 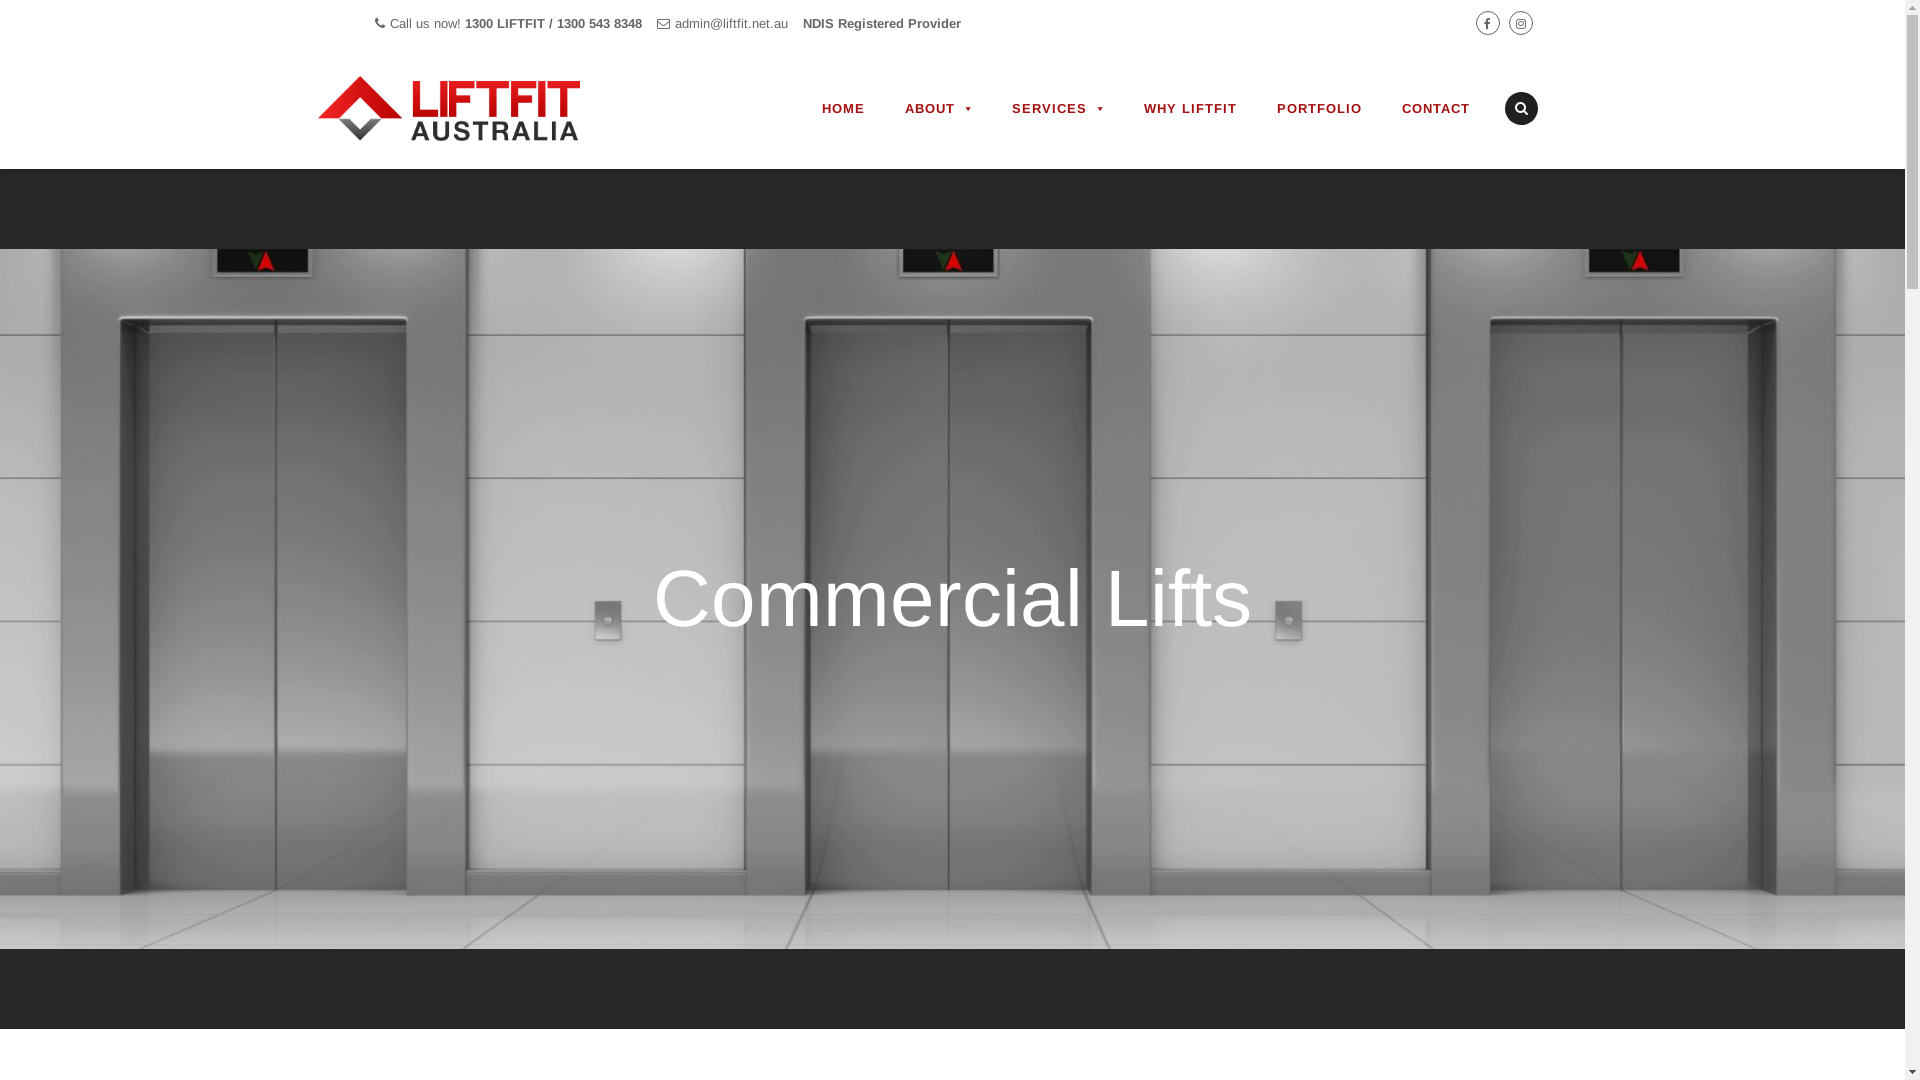 I want to click on 'ABOUT', so click(x=936, y=108).